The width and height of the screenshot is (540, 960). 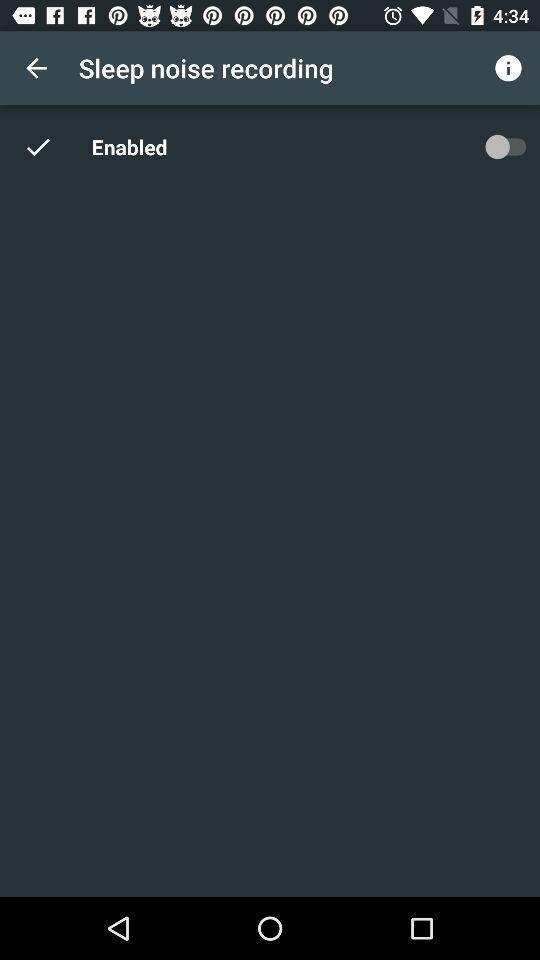 What do you see at coordinates (133, 145) in the screenshot?
I see `the enabled` at bounding box center [133, 145].